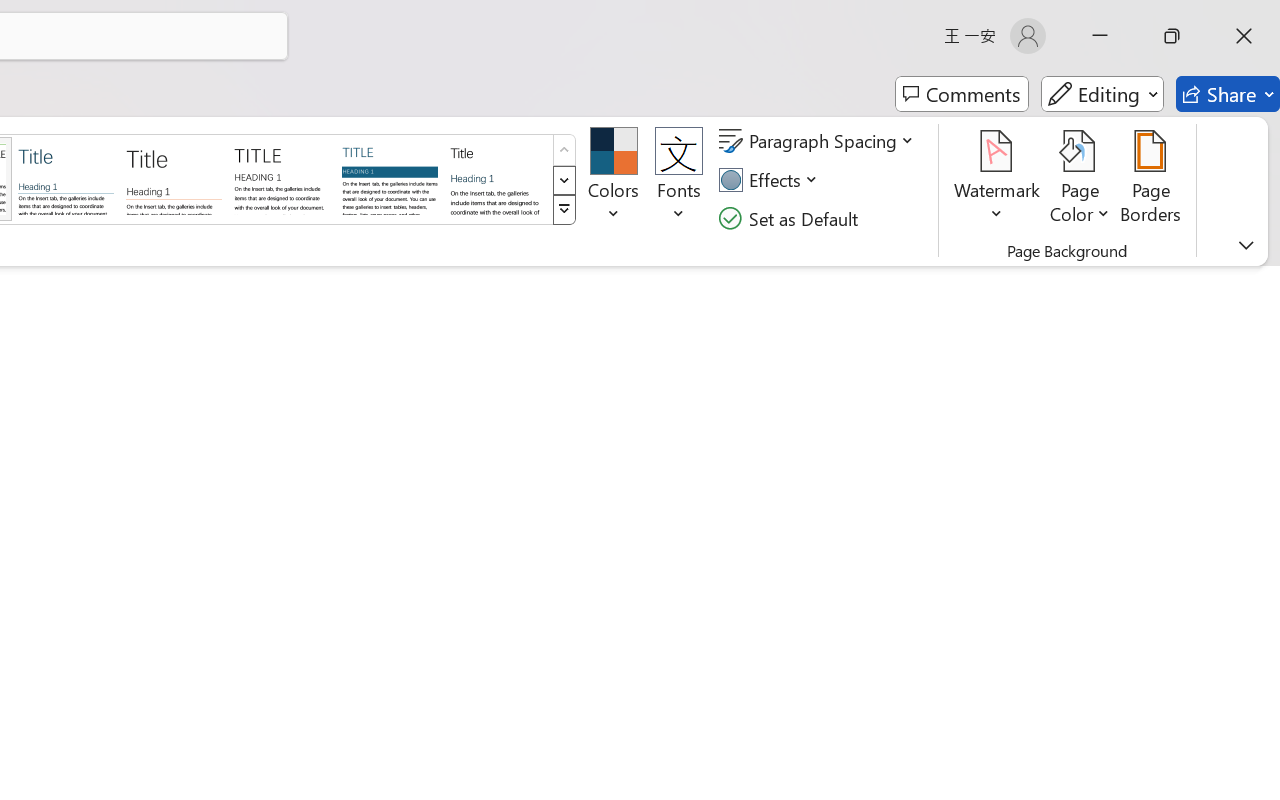  What do you see at coordinates (790, 218) in the screenshot?
I see `'Set as Default'` at bounding box center [790, 218].